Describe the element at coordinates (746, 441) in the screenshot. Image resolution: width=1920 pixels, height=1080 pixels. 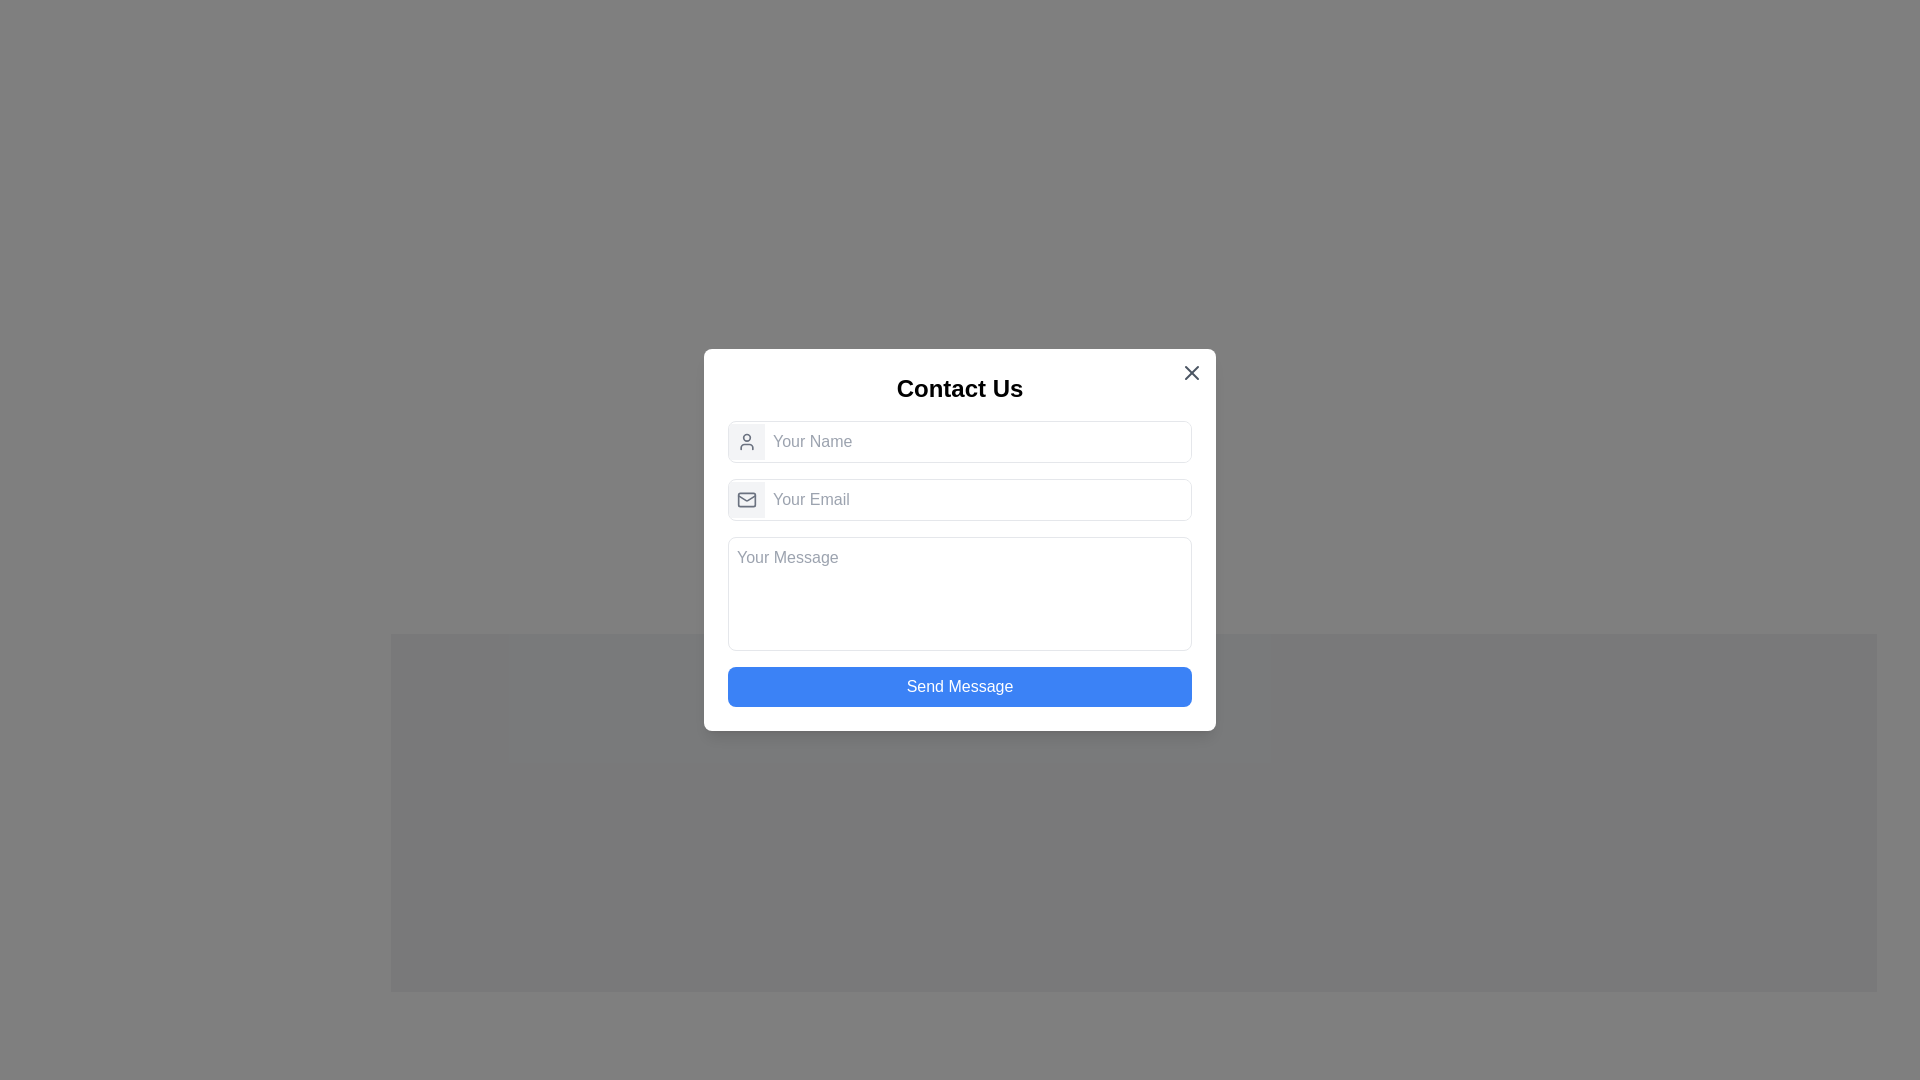
I see `the circular user silhouette icon with a gray background in the 'Contact Us' form, located to the left of the 'Your Name' input field` at that location.